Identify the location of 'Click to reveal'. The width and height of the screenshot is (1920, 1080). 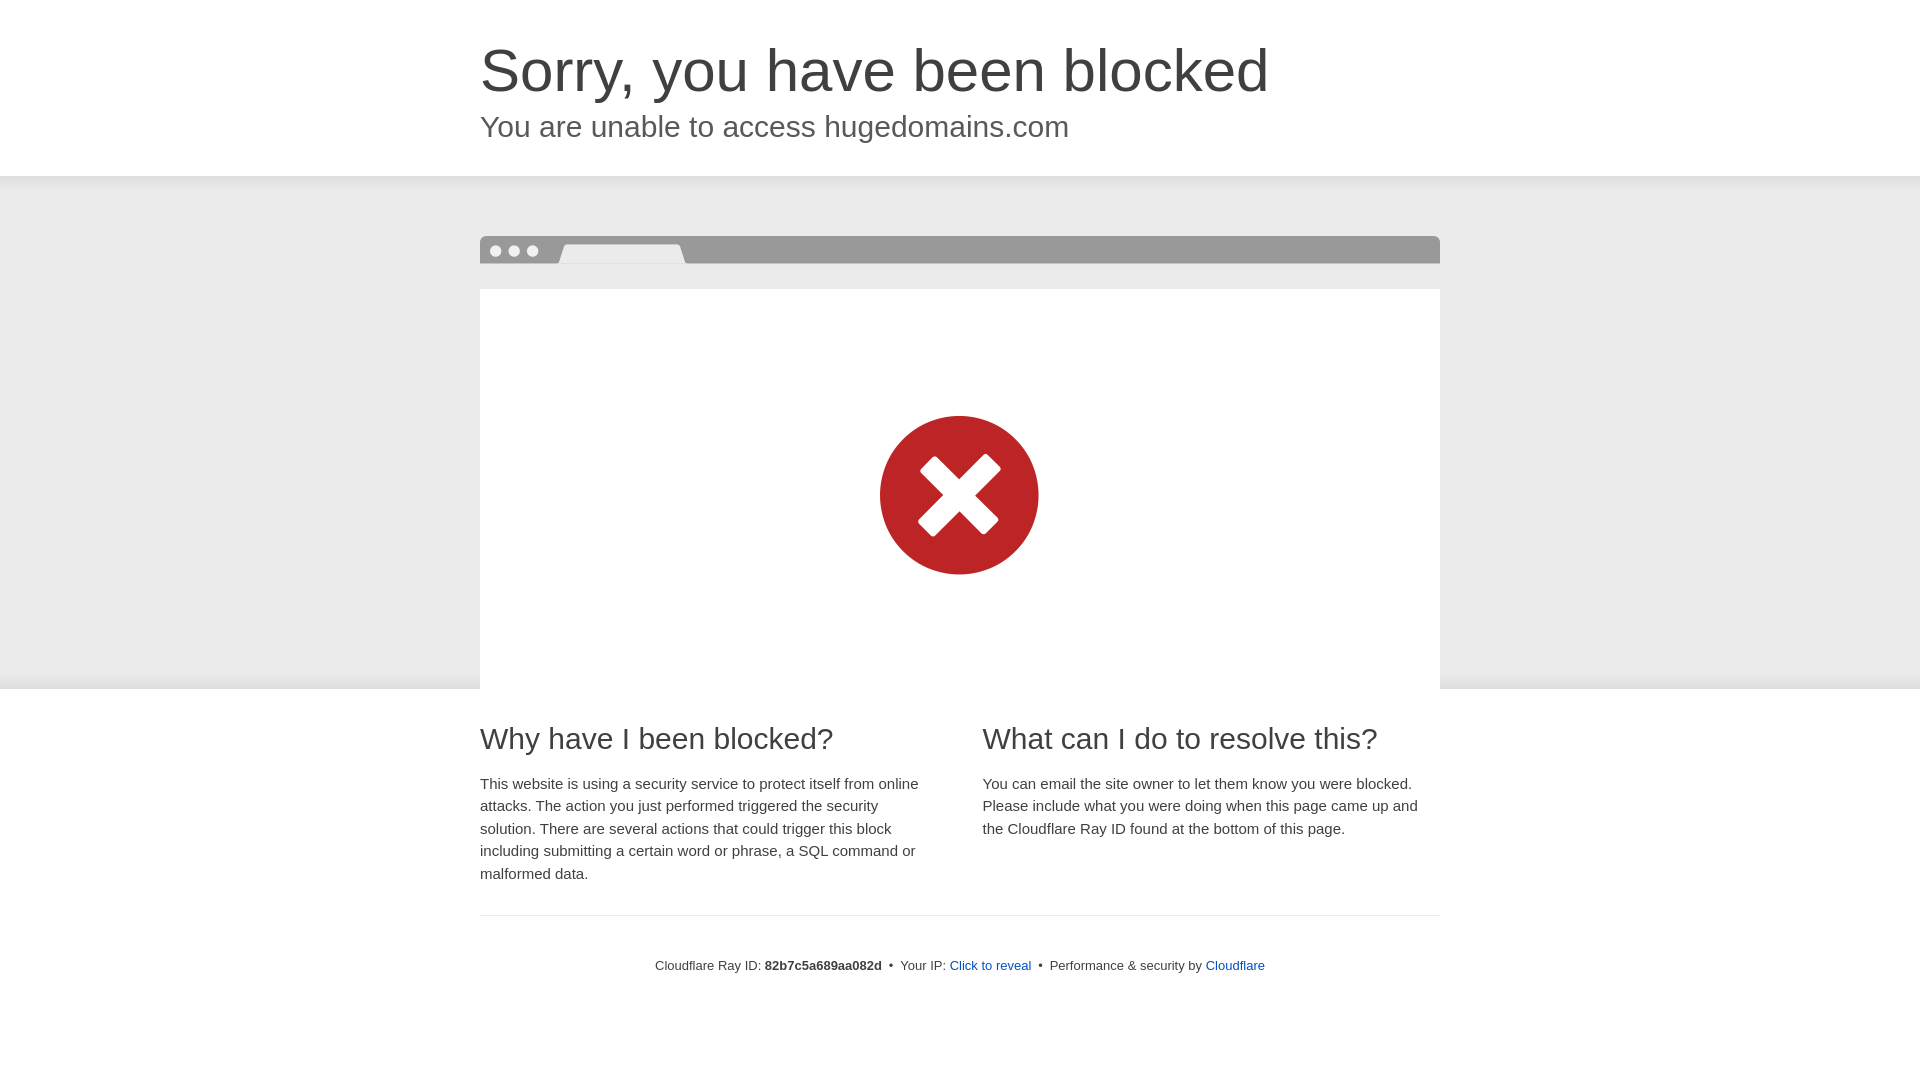
(990, 964).